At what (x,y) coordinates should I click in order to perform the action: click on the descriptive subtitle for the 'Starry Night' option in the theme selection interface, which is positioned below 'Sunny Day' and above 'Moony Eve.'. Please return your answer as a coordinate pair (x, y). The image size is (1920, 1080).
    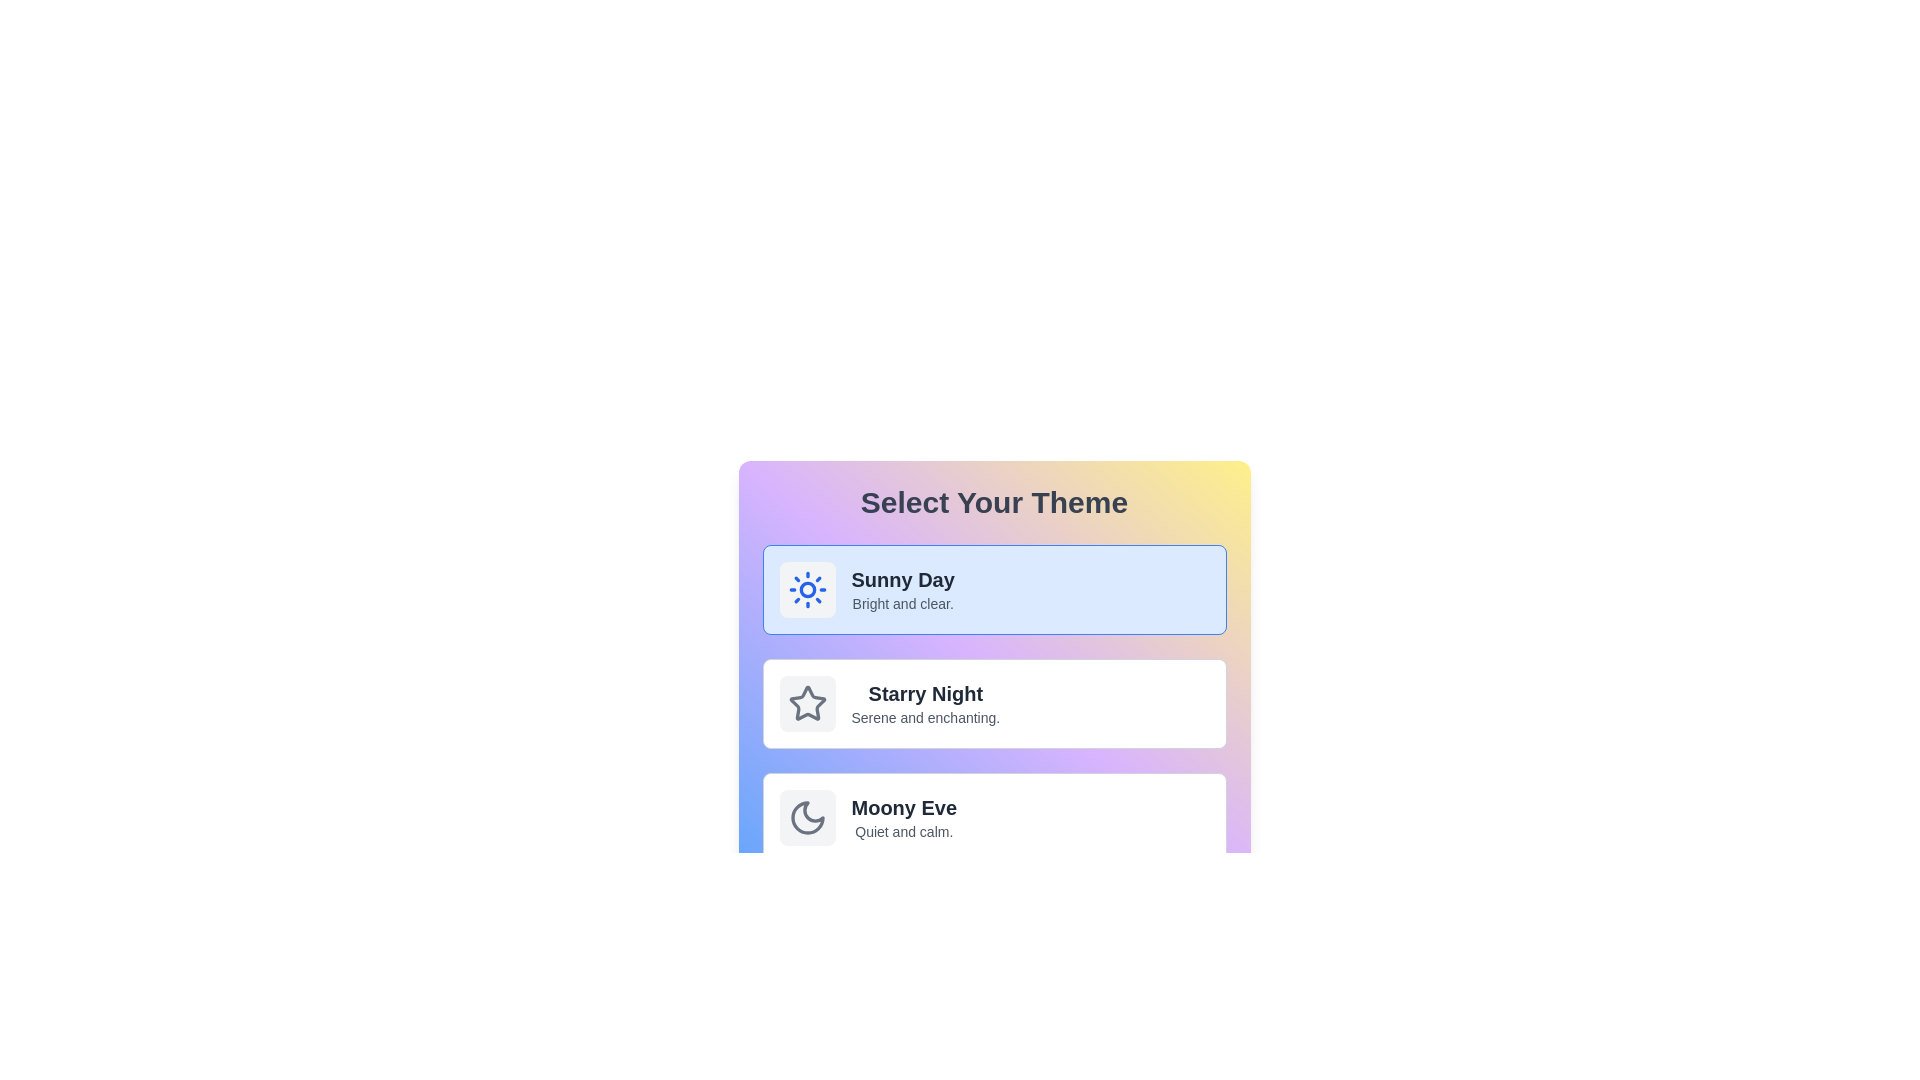
    Looking at the image, I should click on (924, 716).